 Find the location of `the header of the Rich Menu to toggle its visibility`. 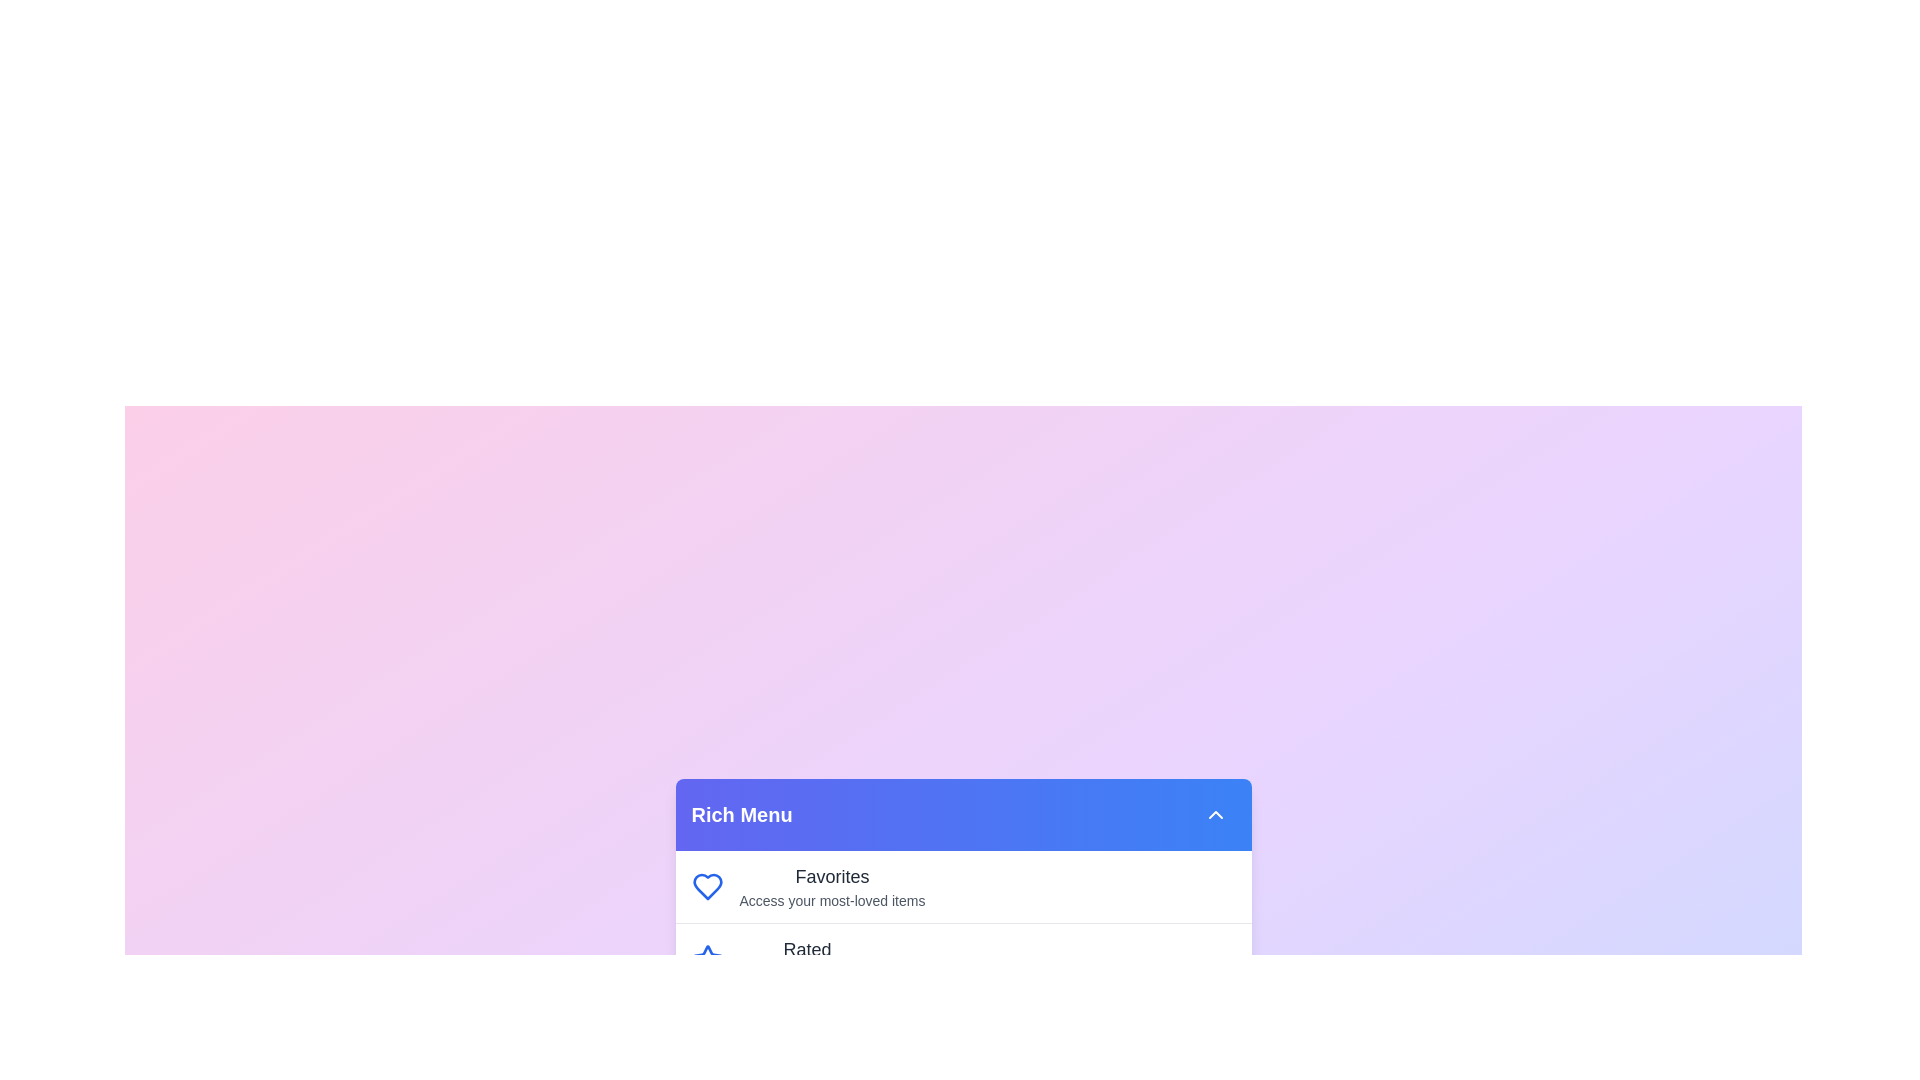

the header of the Rich Menu to toggle its visibility is located at coordinates (963, 814).